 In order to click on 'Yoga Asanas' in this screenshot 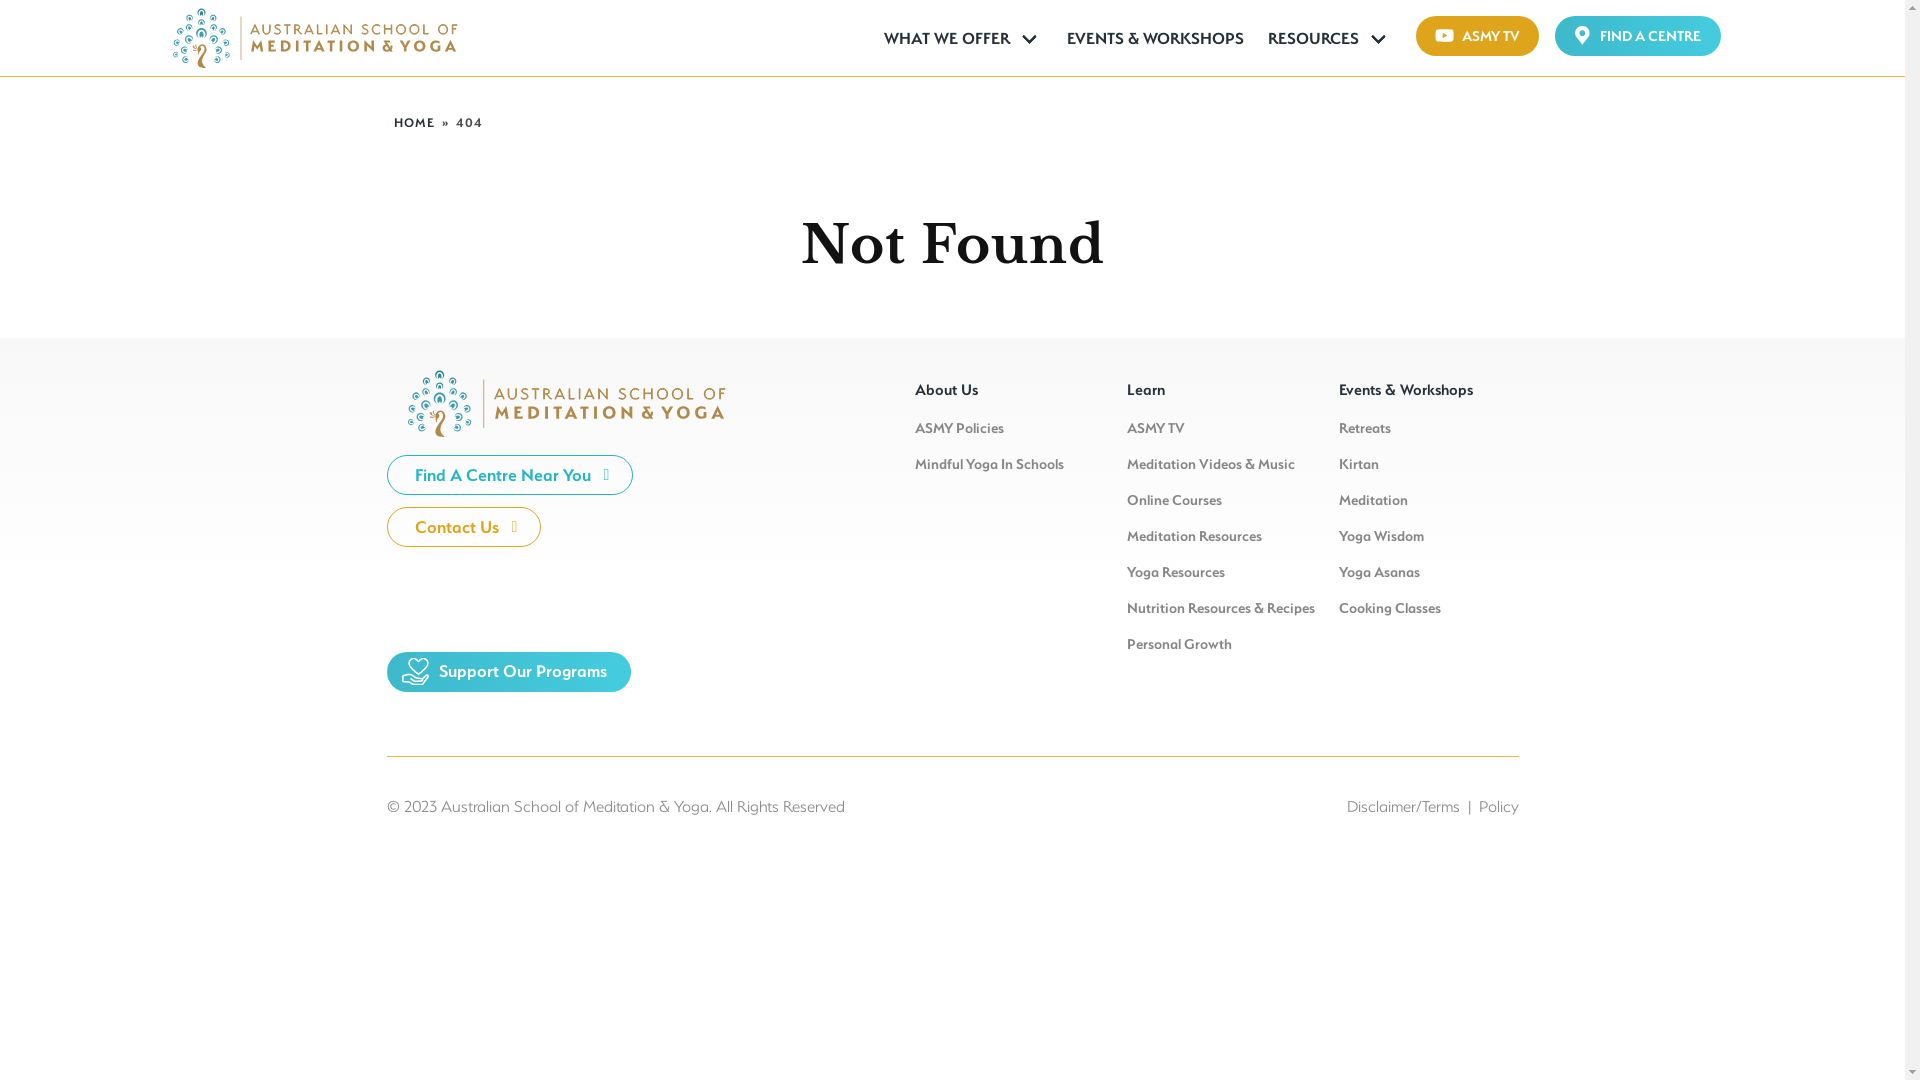, I will do `click(1377, 571)`.